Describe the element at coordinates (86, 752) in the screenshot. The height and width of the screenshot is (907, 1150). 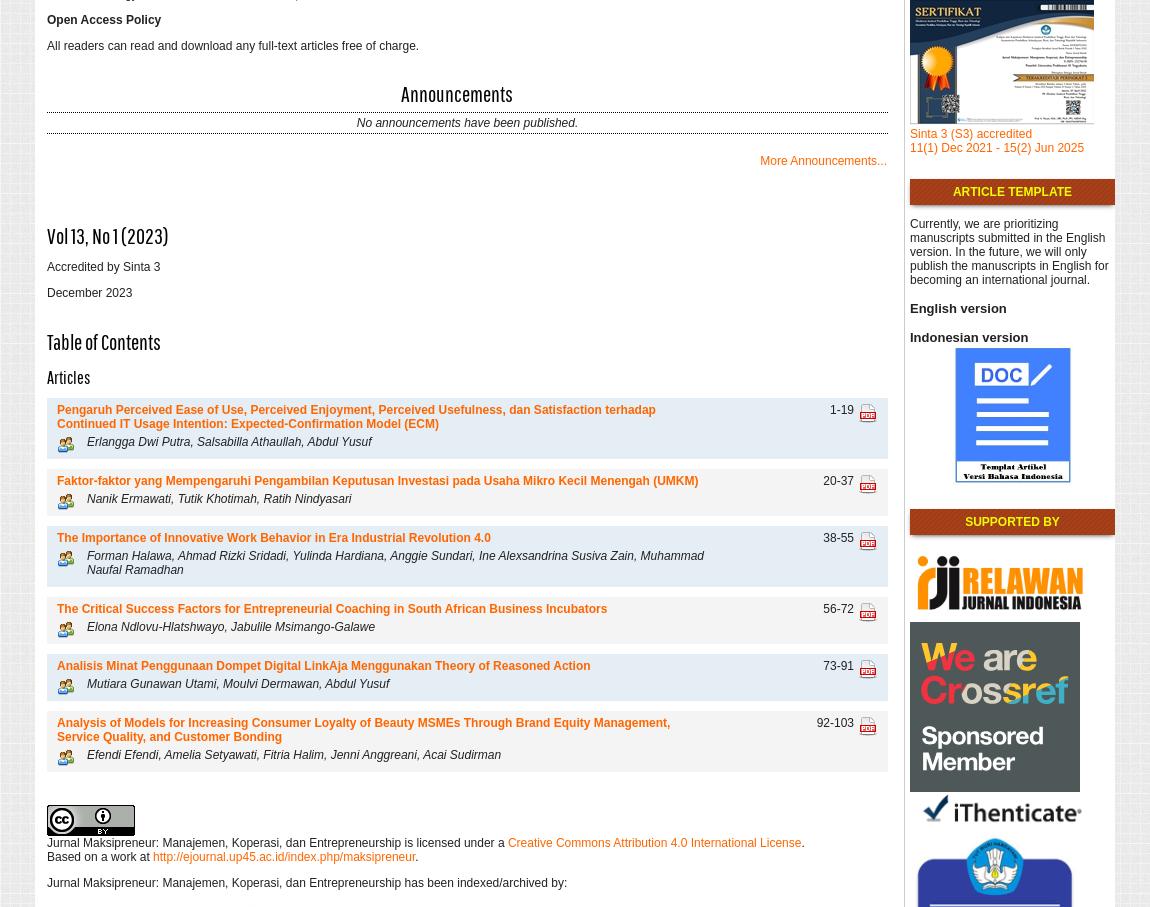
I see `'Efendi Efendi,									Amelia Setyawati,									Fitria Halim,									Jenni Anggreani,									Acai Sudirman'` at that location.